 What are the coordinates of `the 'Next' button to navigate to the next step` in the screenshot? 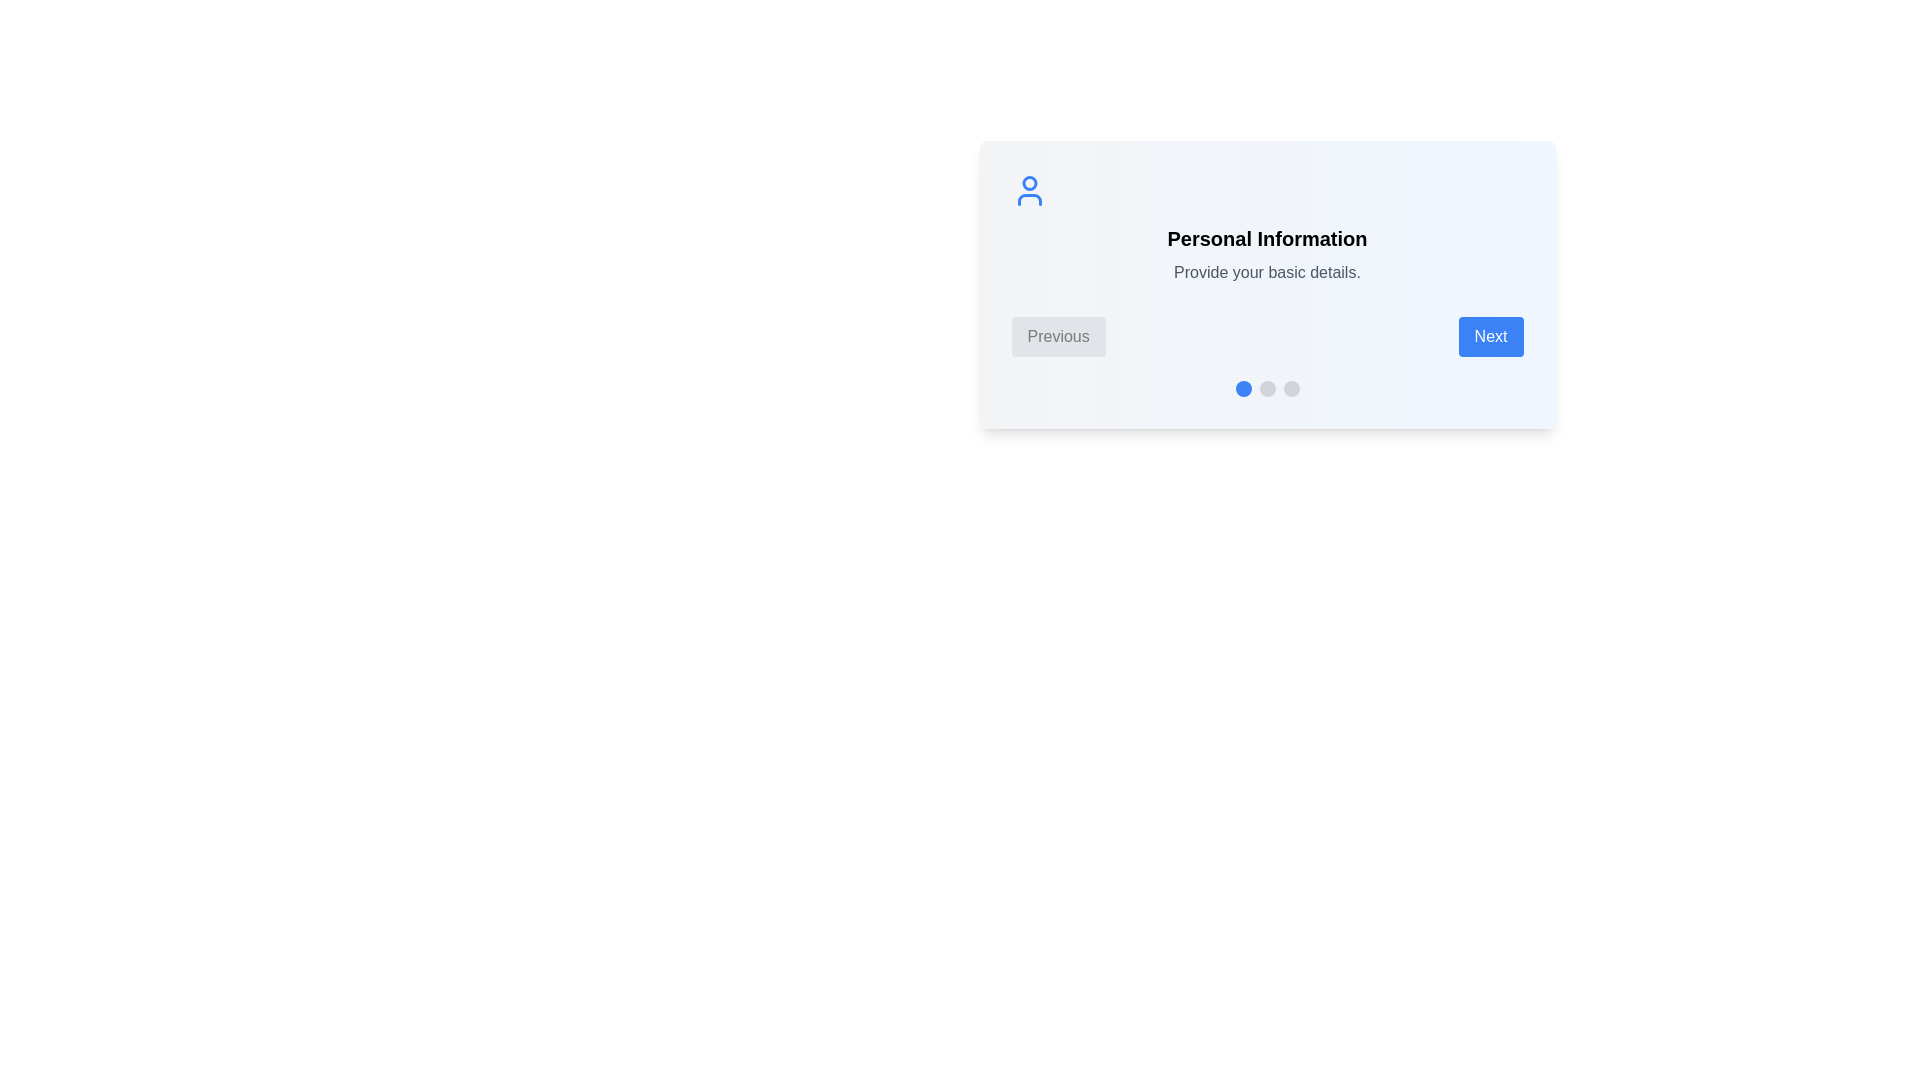 It's located at (1491, 335).